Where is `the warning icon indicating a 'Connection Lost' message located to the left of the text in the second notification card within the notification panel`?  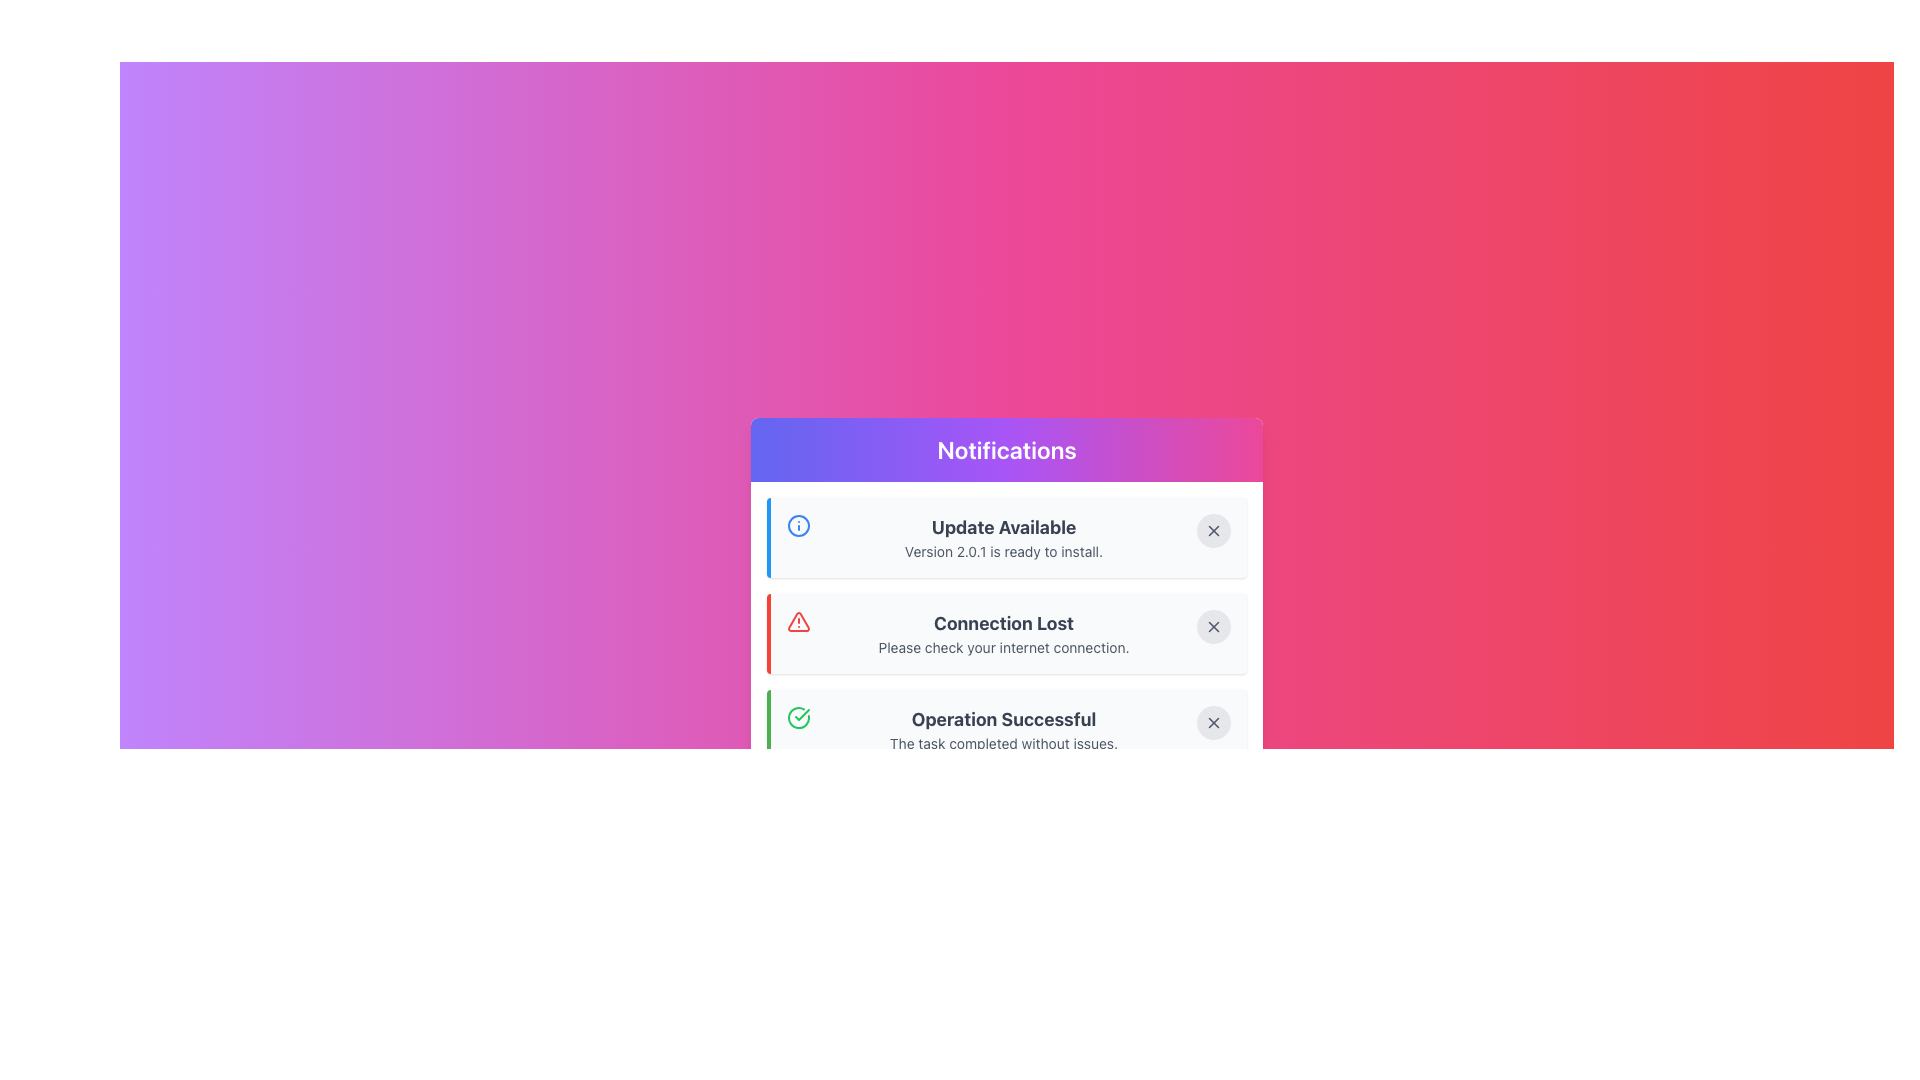 the warning icon indicating a 'Connection Lost' message located to the left of the text in the second notification card within the notification panel is located at coordinates (797, 620).